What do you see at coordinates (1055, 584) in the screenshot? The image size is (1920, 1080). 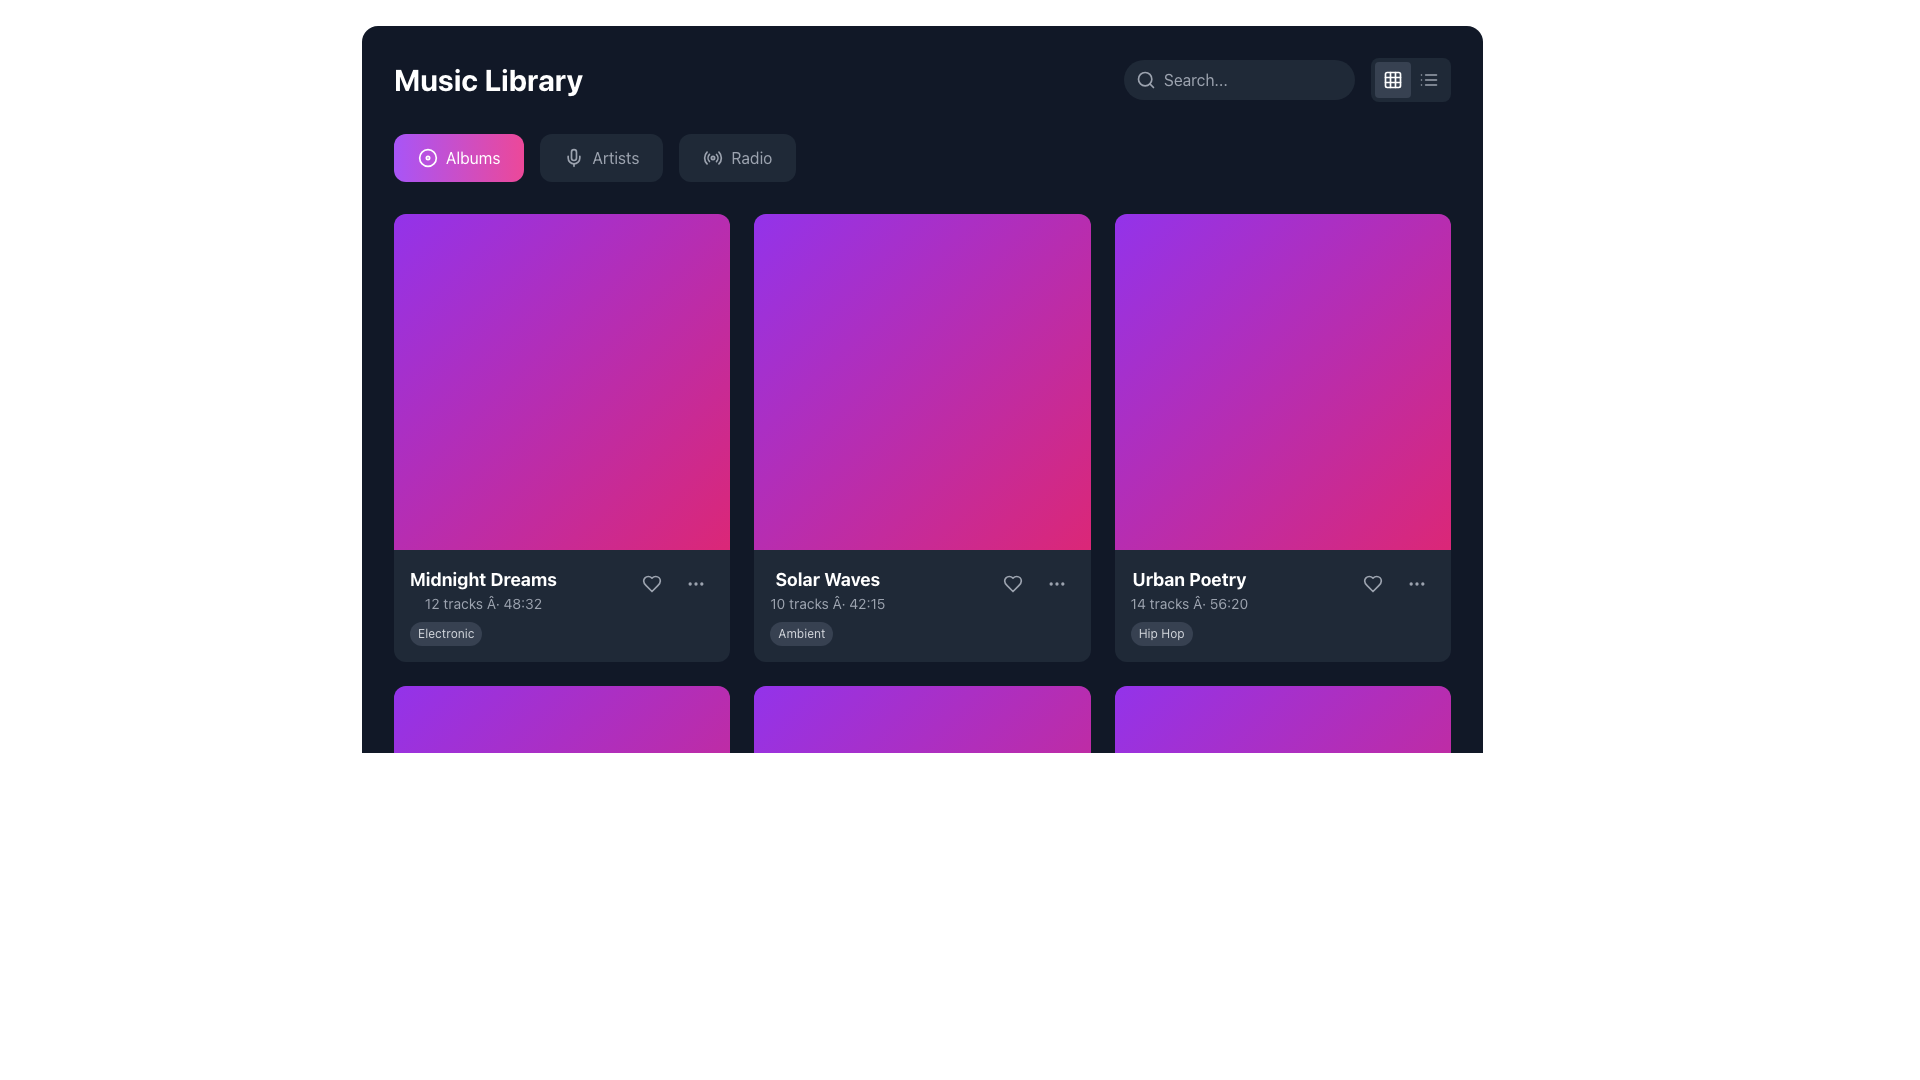 I see `the central dot of the Ellipsis icon (three-dot menu button) on the right side of the 'Solar Waves' card in the 'Music Library'` at bounding box center [1055, 584].